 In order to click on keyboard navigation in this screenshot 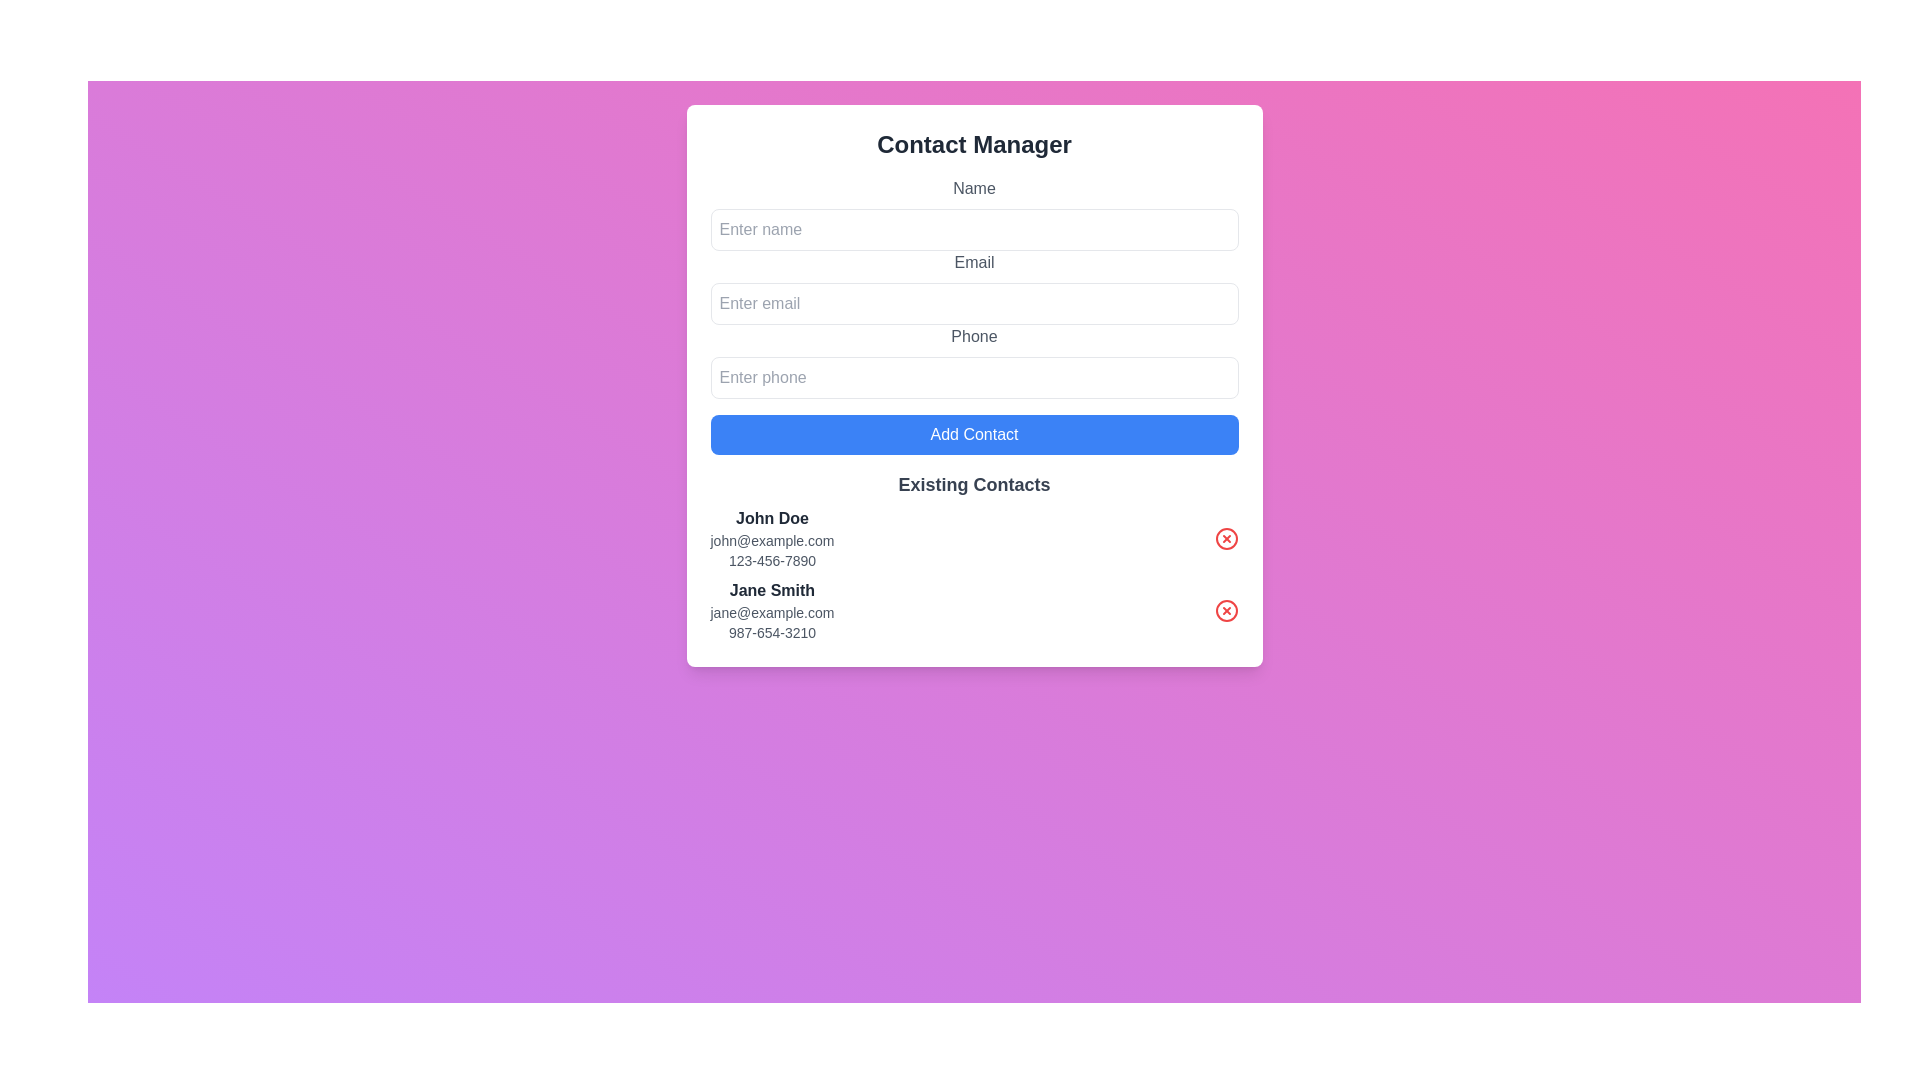, I will do `click(974, 304)`.